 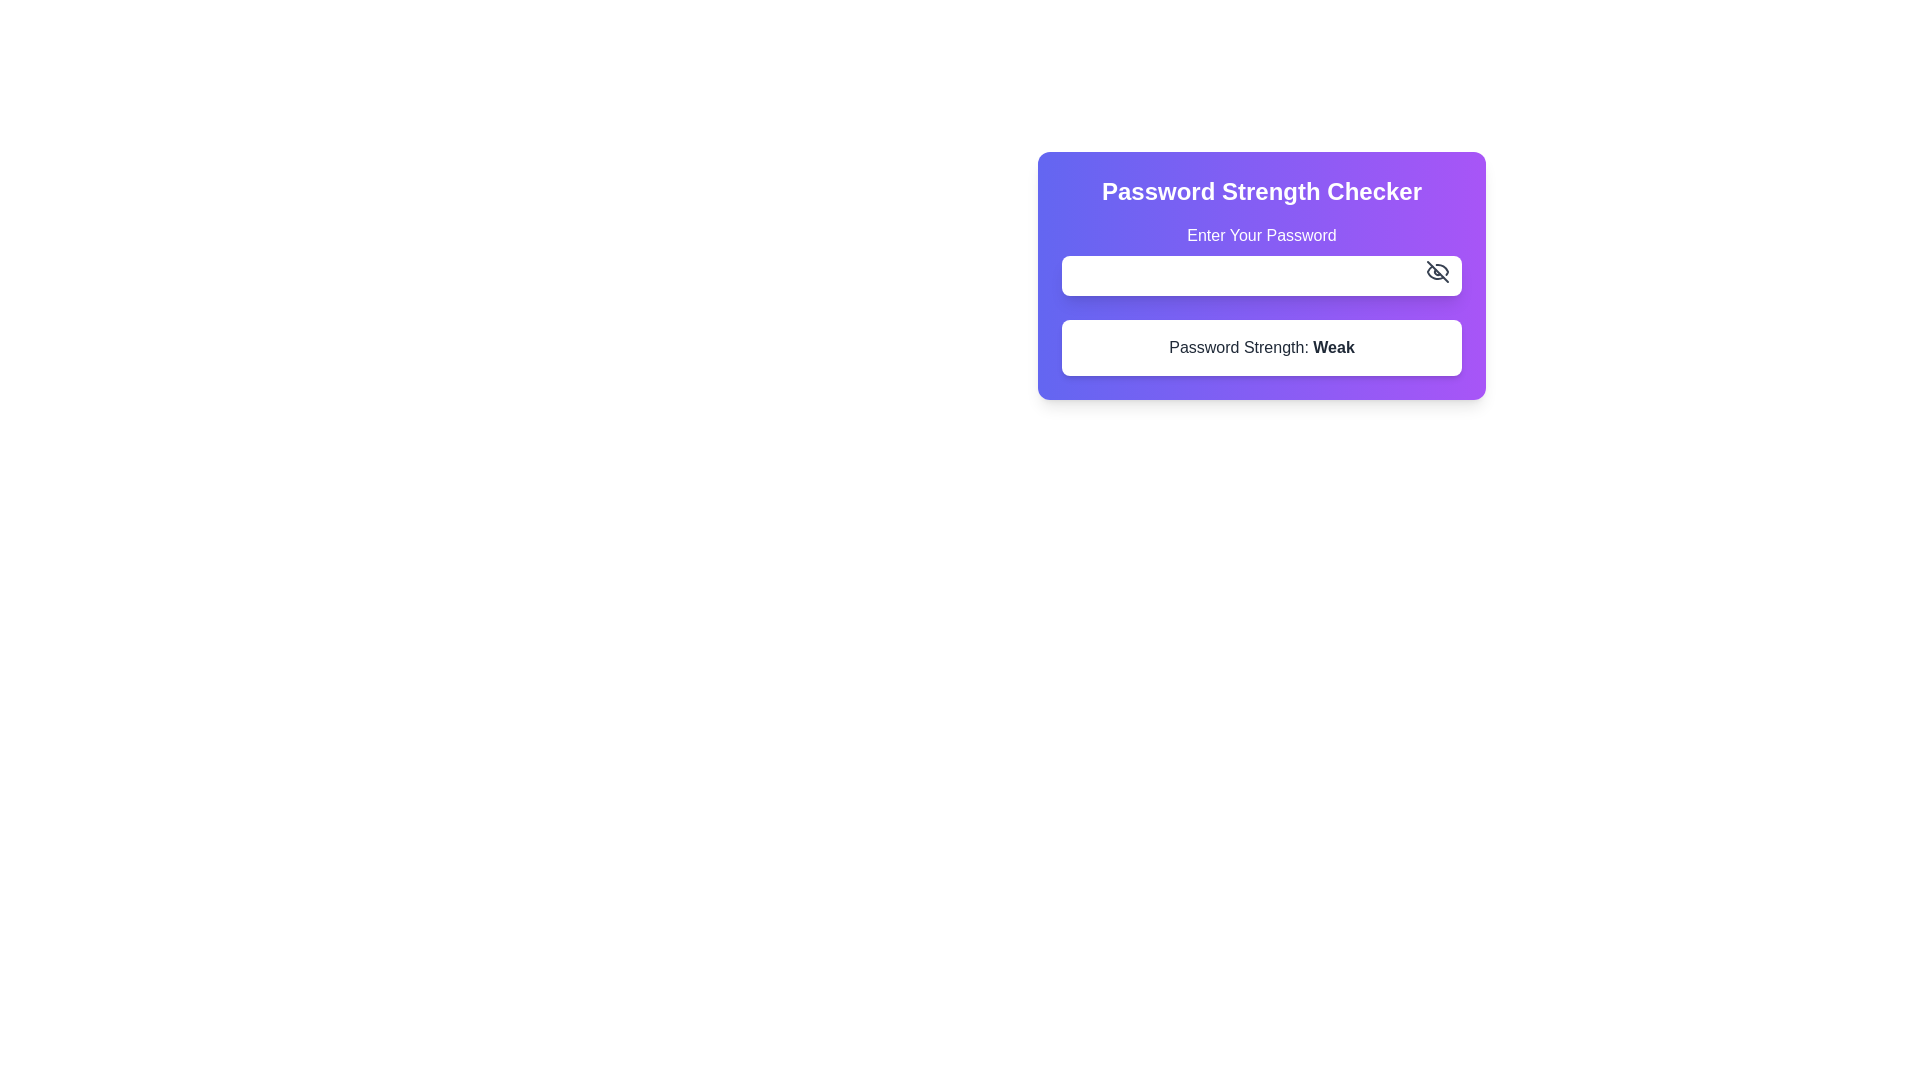 What do you see at coordinates (1261, 346) in the screenshot?
I see `the Text Display Widget that shows 'Password Strength: Weak'` at bounding box center [1261, 346].